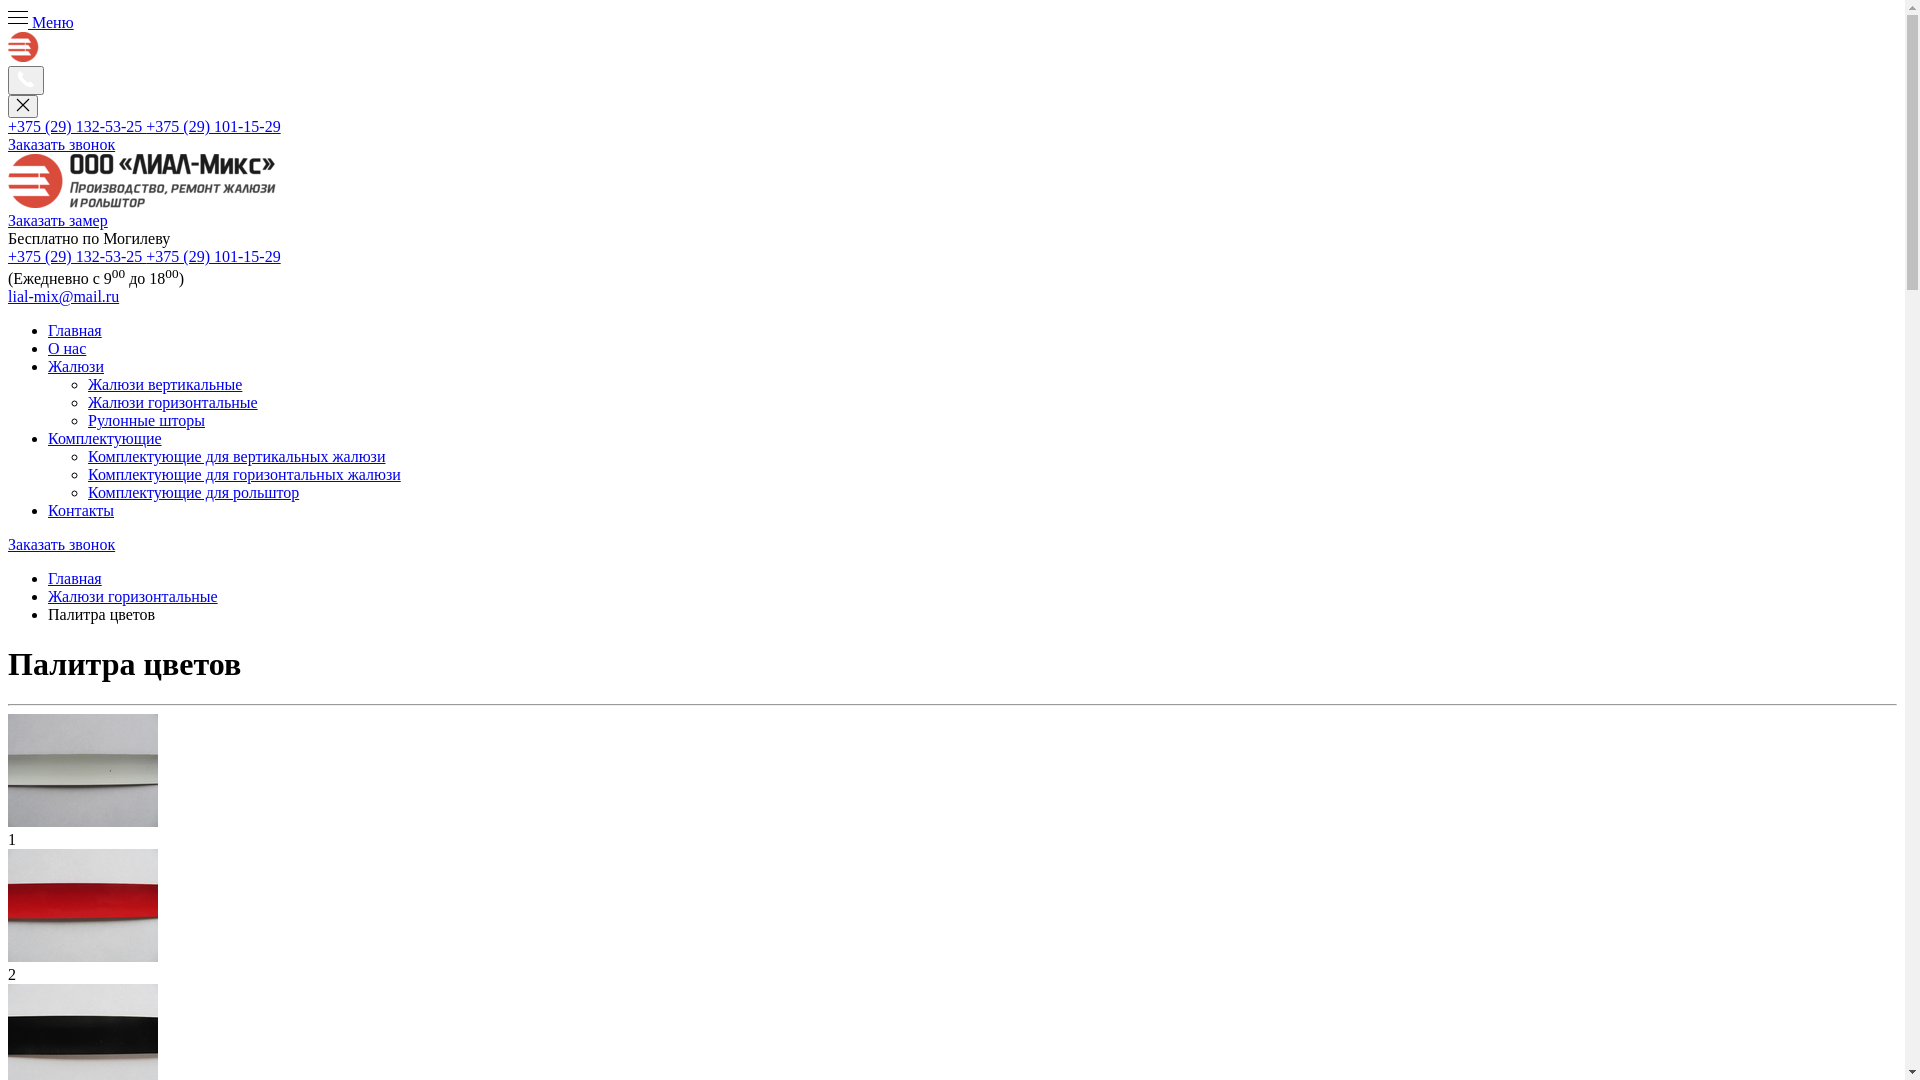 The image size is (1920, 1080). I want to click on '+375 (29) 101-15-29', so click(212, 255).